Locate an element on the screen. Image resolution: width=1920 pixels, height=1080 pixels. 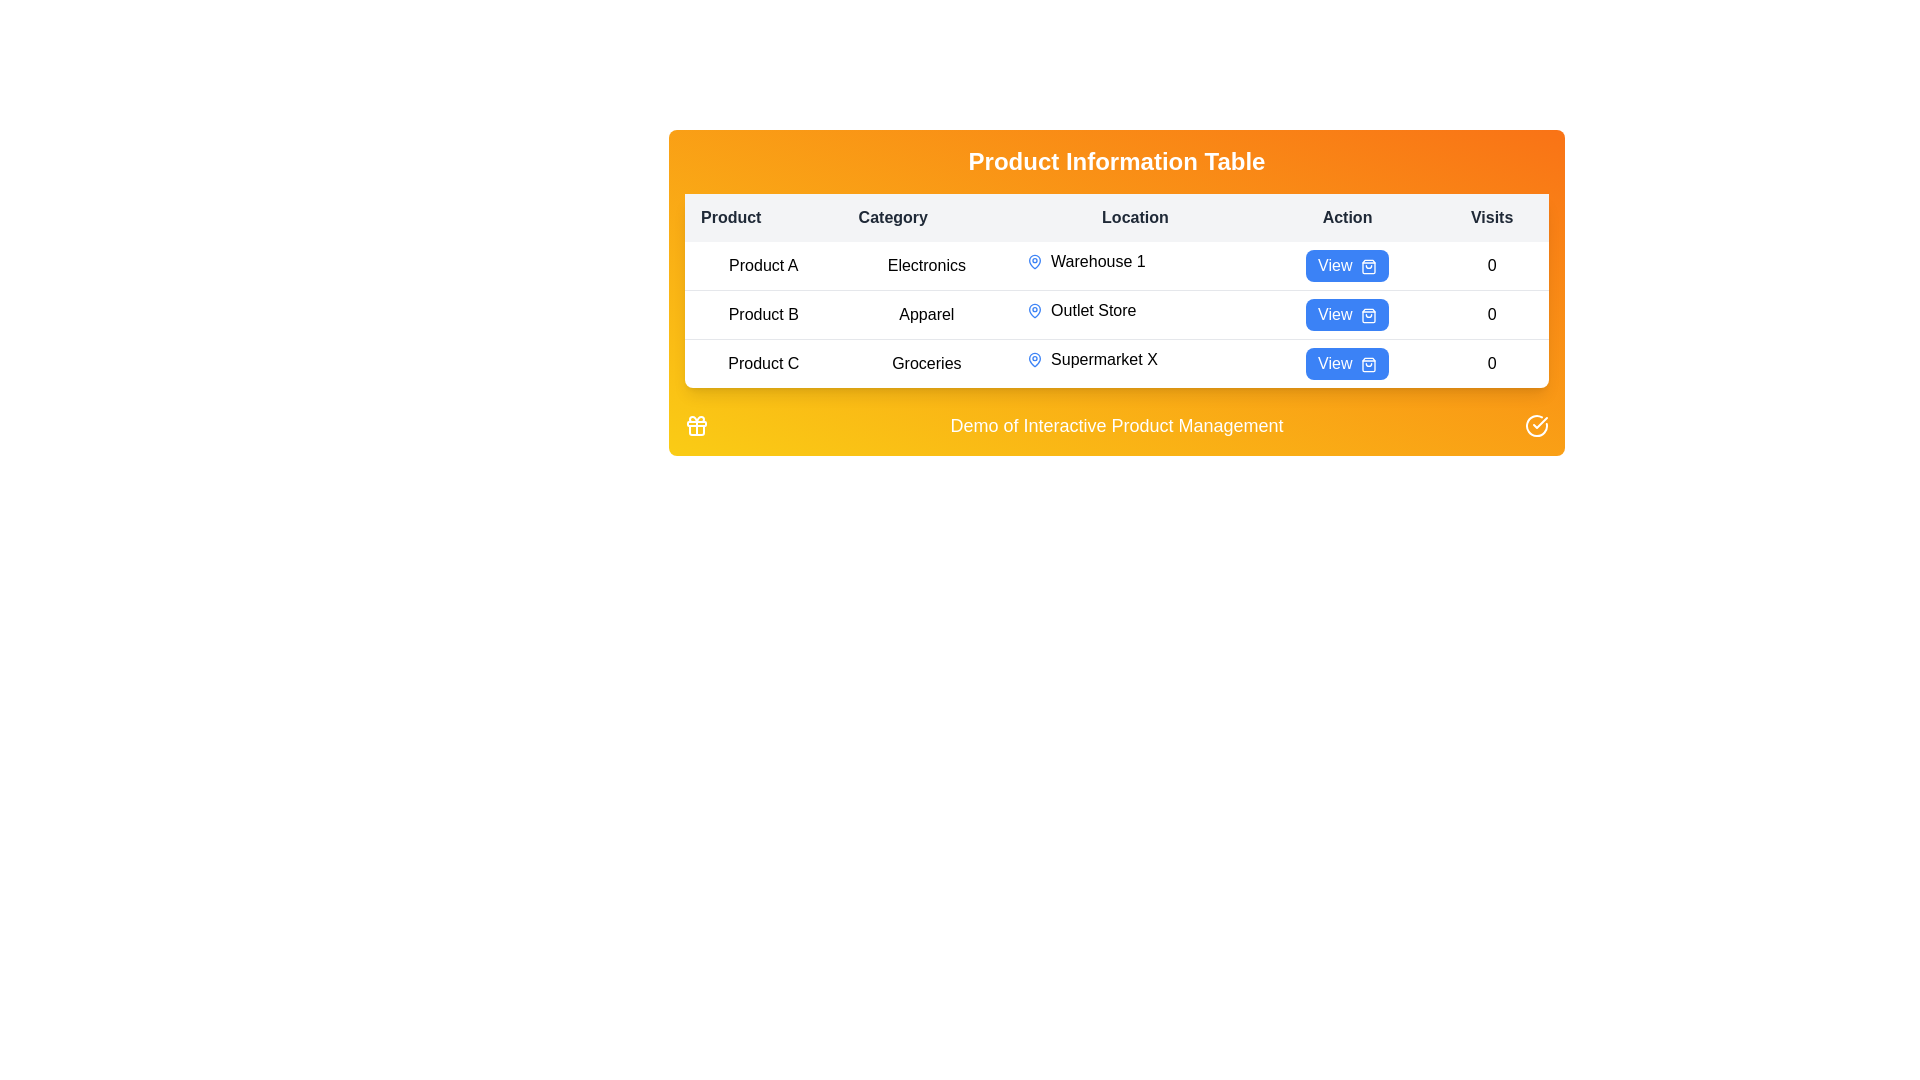
text label displaying 'Product A' in black font, located in the top-left corner of the table under the header in the 'Product' column is located at coordinates (762, 265).